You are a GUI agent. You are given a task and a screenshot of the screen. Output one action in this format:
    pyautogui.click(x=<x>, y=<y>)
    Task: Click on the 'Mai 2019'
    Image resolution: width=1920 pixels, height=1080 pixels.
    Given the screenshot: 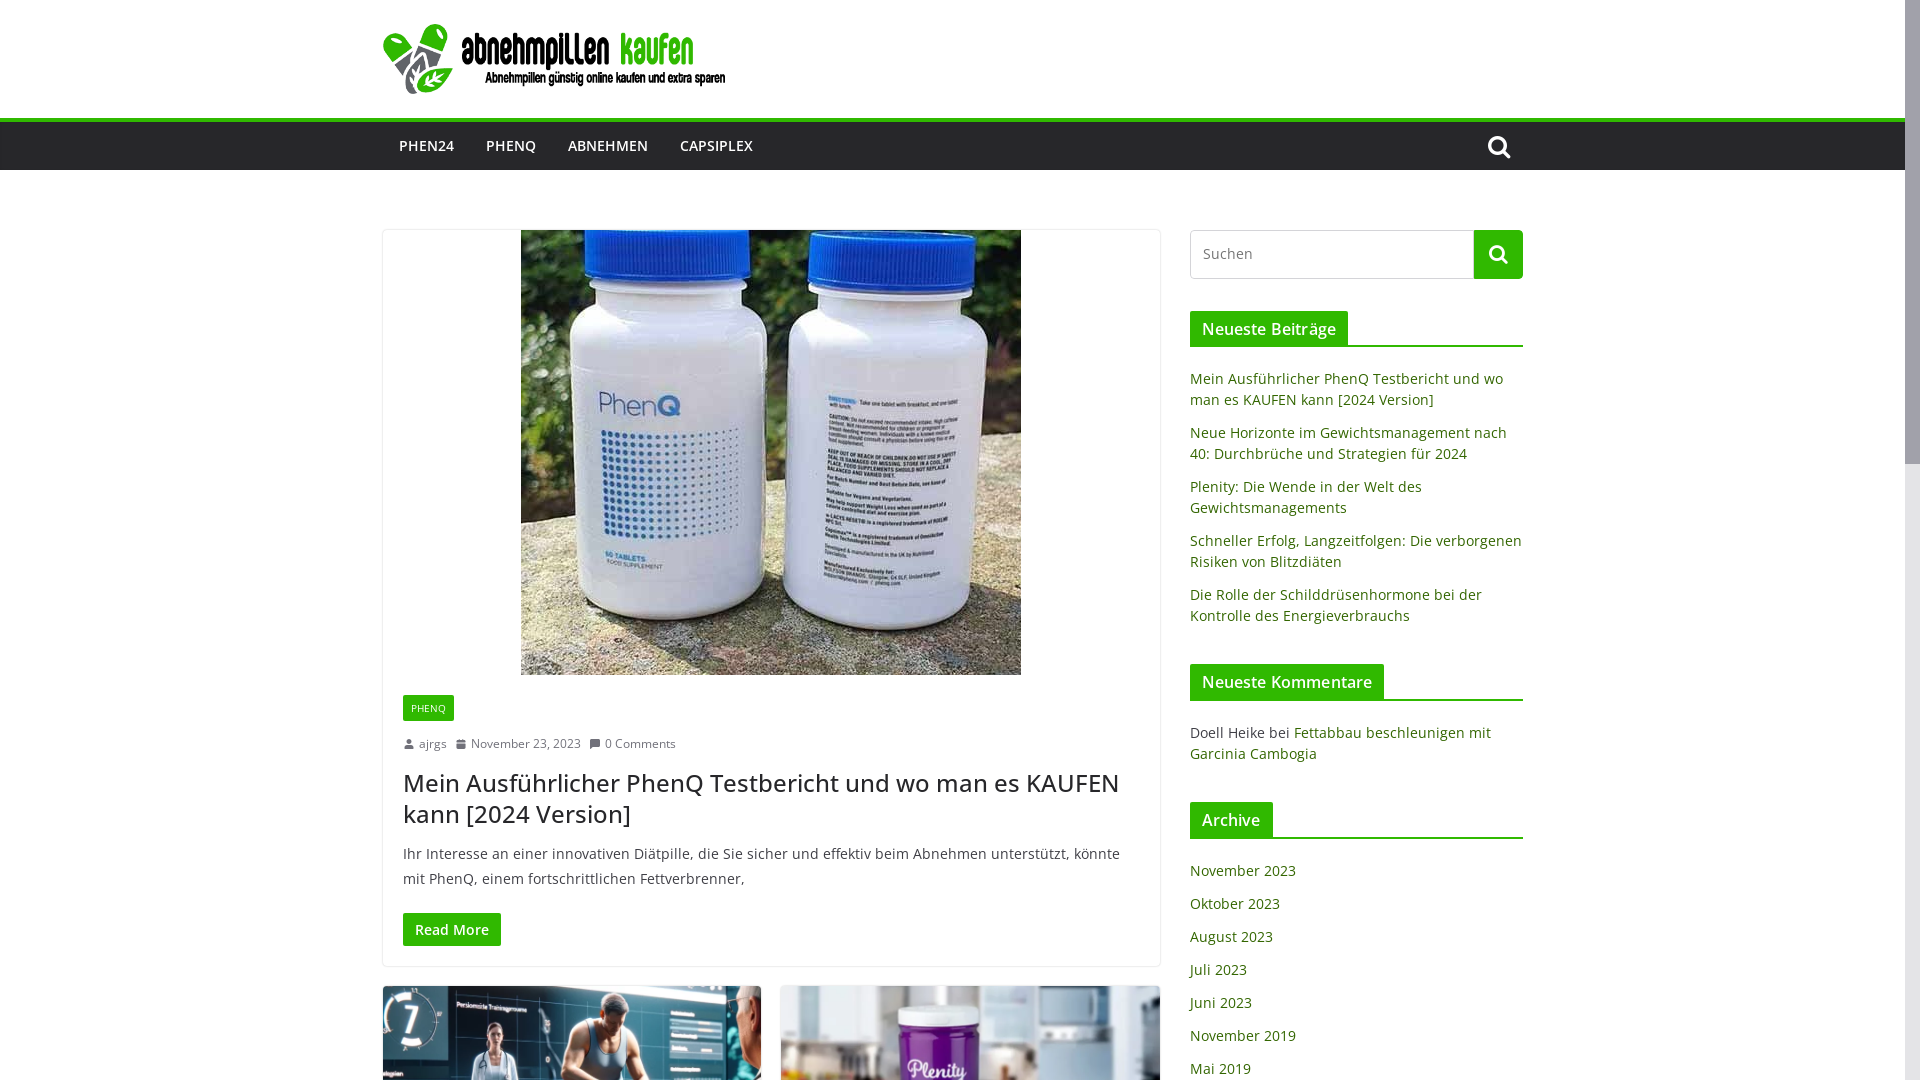 What is the action you would take?
    pyautogui.click(x=1219, y=1067)
    